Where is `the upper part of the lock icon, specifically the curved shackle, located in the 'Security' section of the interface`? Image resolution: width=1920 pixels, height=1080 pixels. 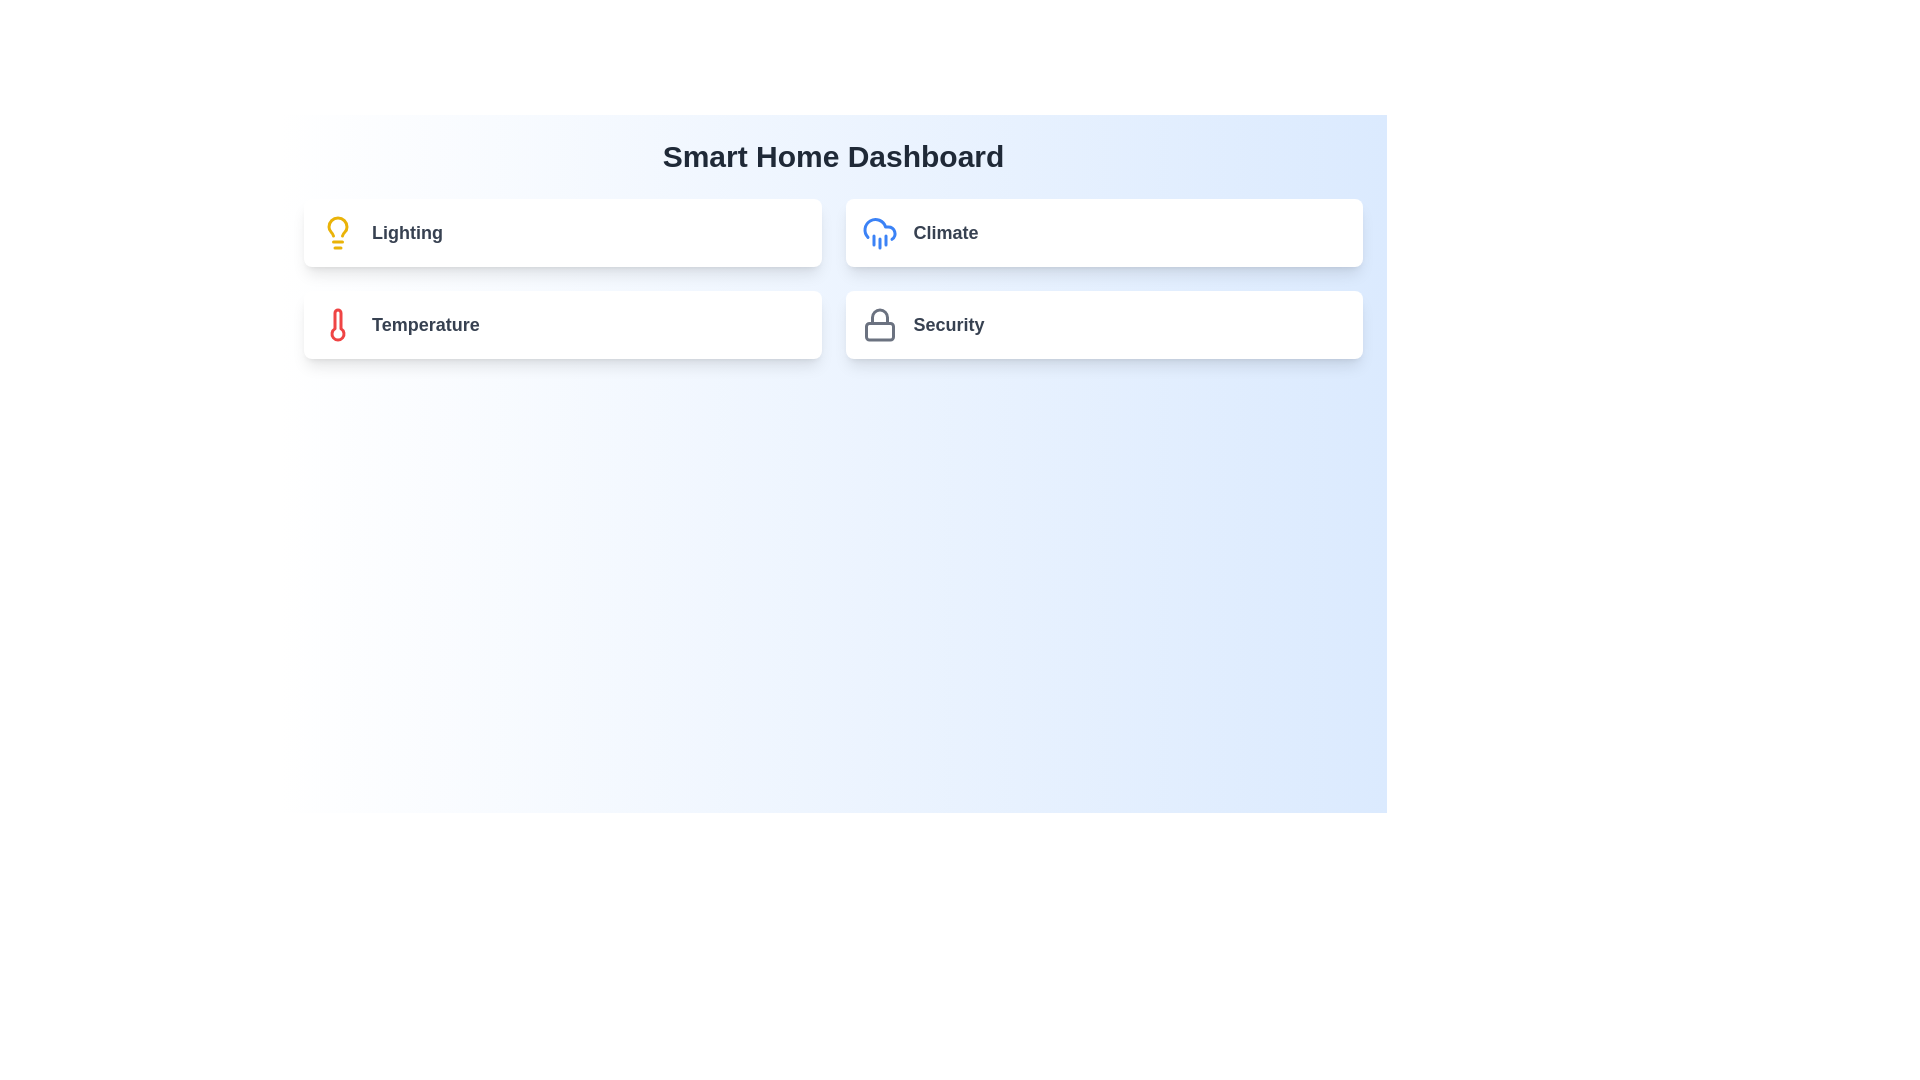 the upper part of the lock icon, specifically the curved shackle, located in the 'Security' section of the interface is located at coordinates (879, 315).